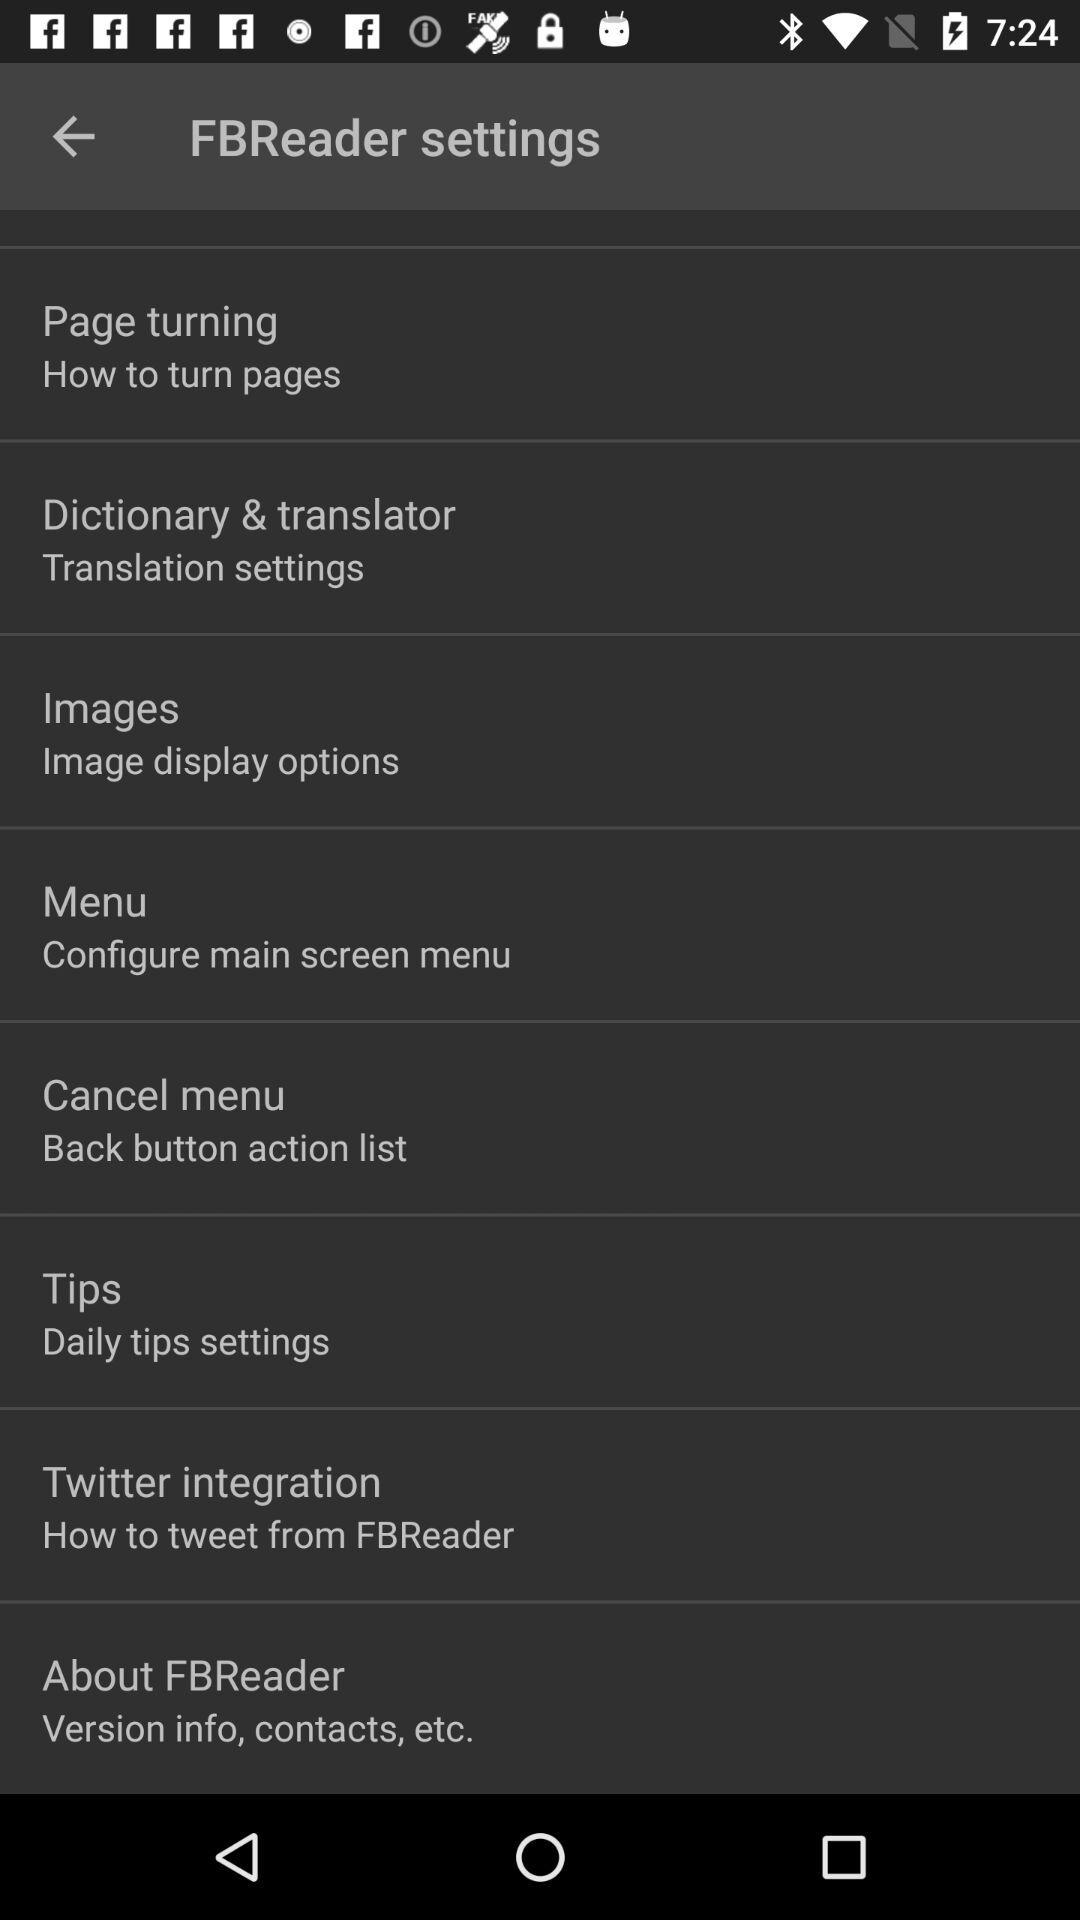  What do you see at coordinates (220, 758) in the screenshot?
I see `the item below images icon` at bounding box center [220, 758].